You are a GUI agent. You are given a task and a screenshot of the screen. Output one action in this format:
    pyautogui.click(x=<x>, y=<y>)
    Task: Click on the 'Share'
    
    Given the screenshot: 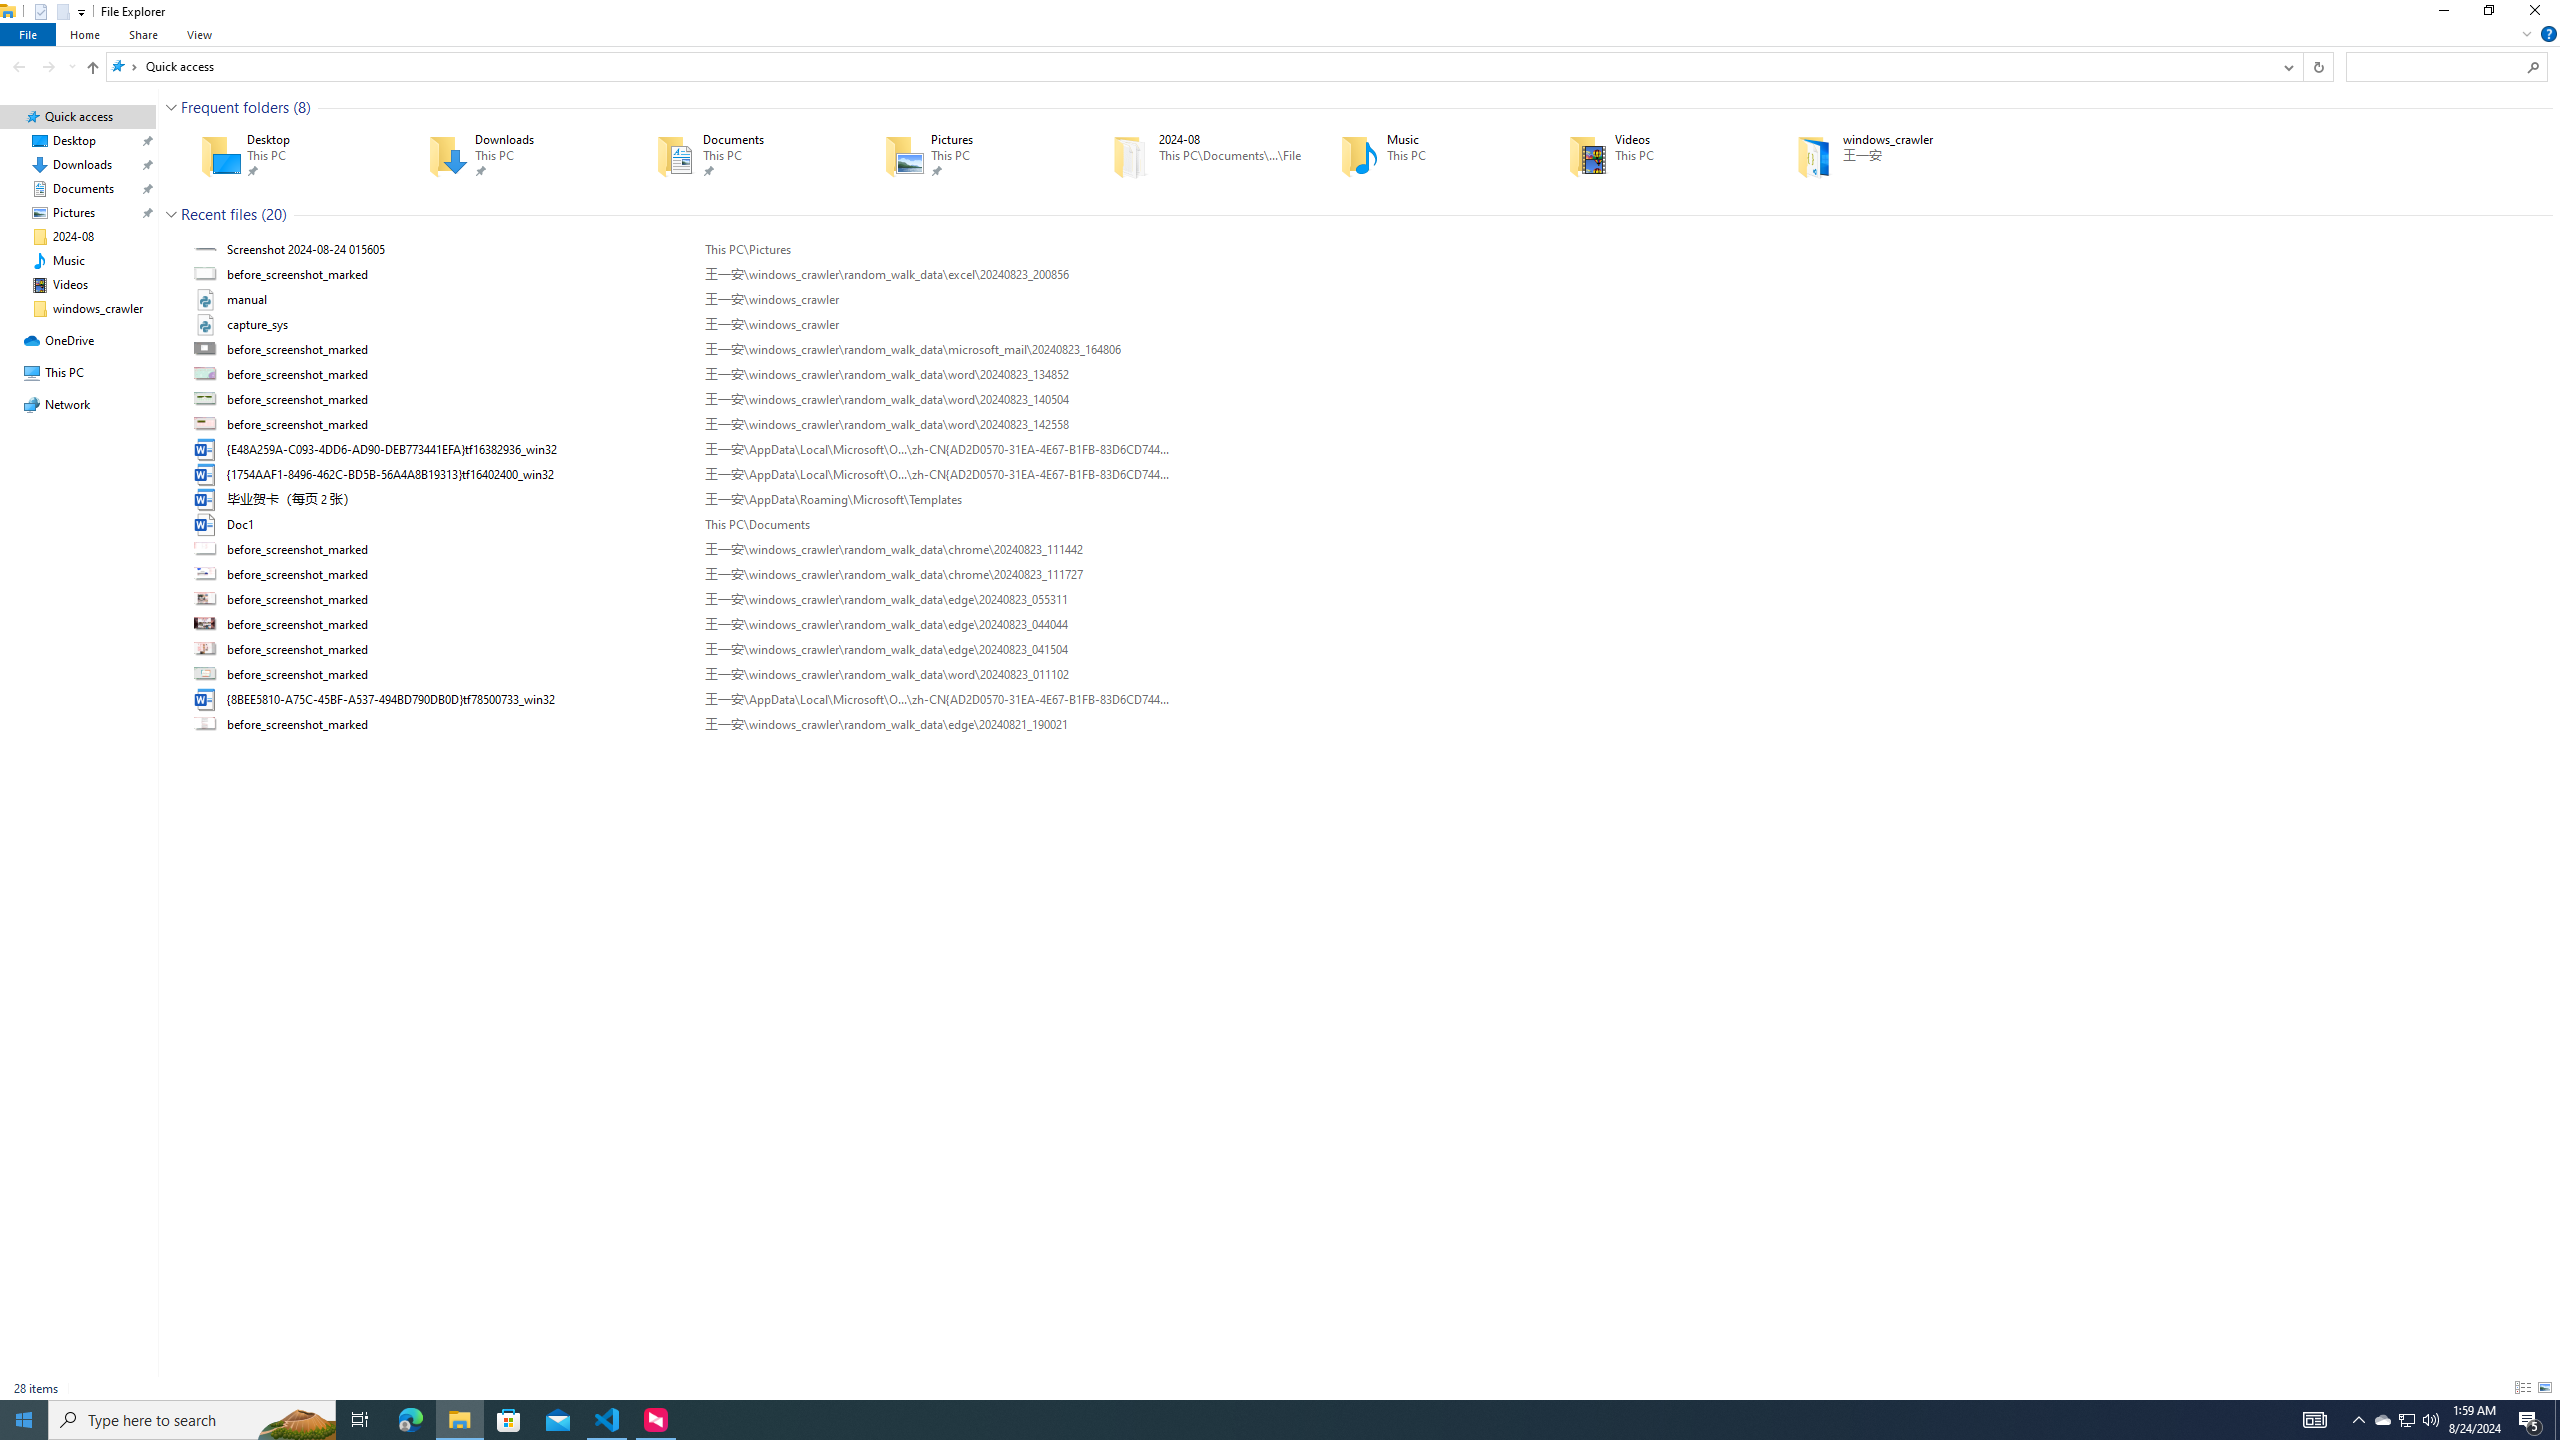 What is the action you would take?
    pyautogui.click(x=142, y=34)
    